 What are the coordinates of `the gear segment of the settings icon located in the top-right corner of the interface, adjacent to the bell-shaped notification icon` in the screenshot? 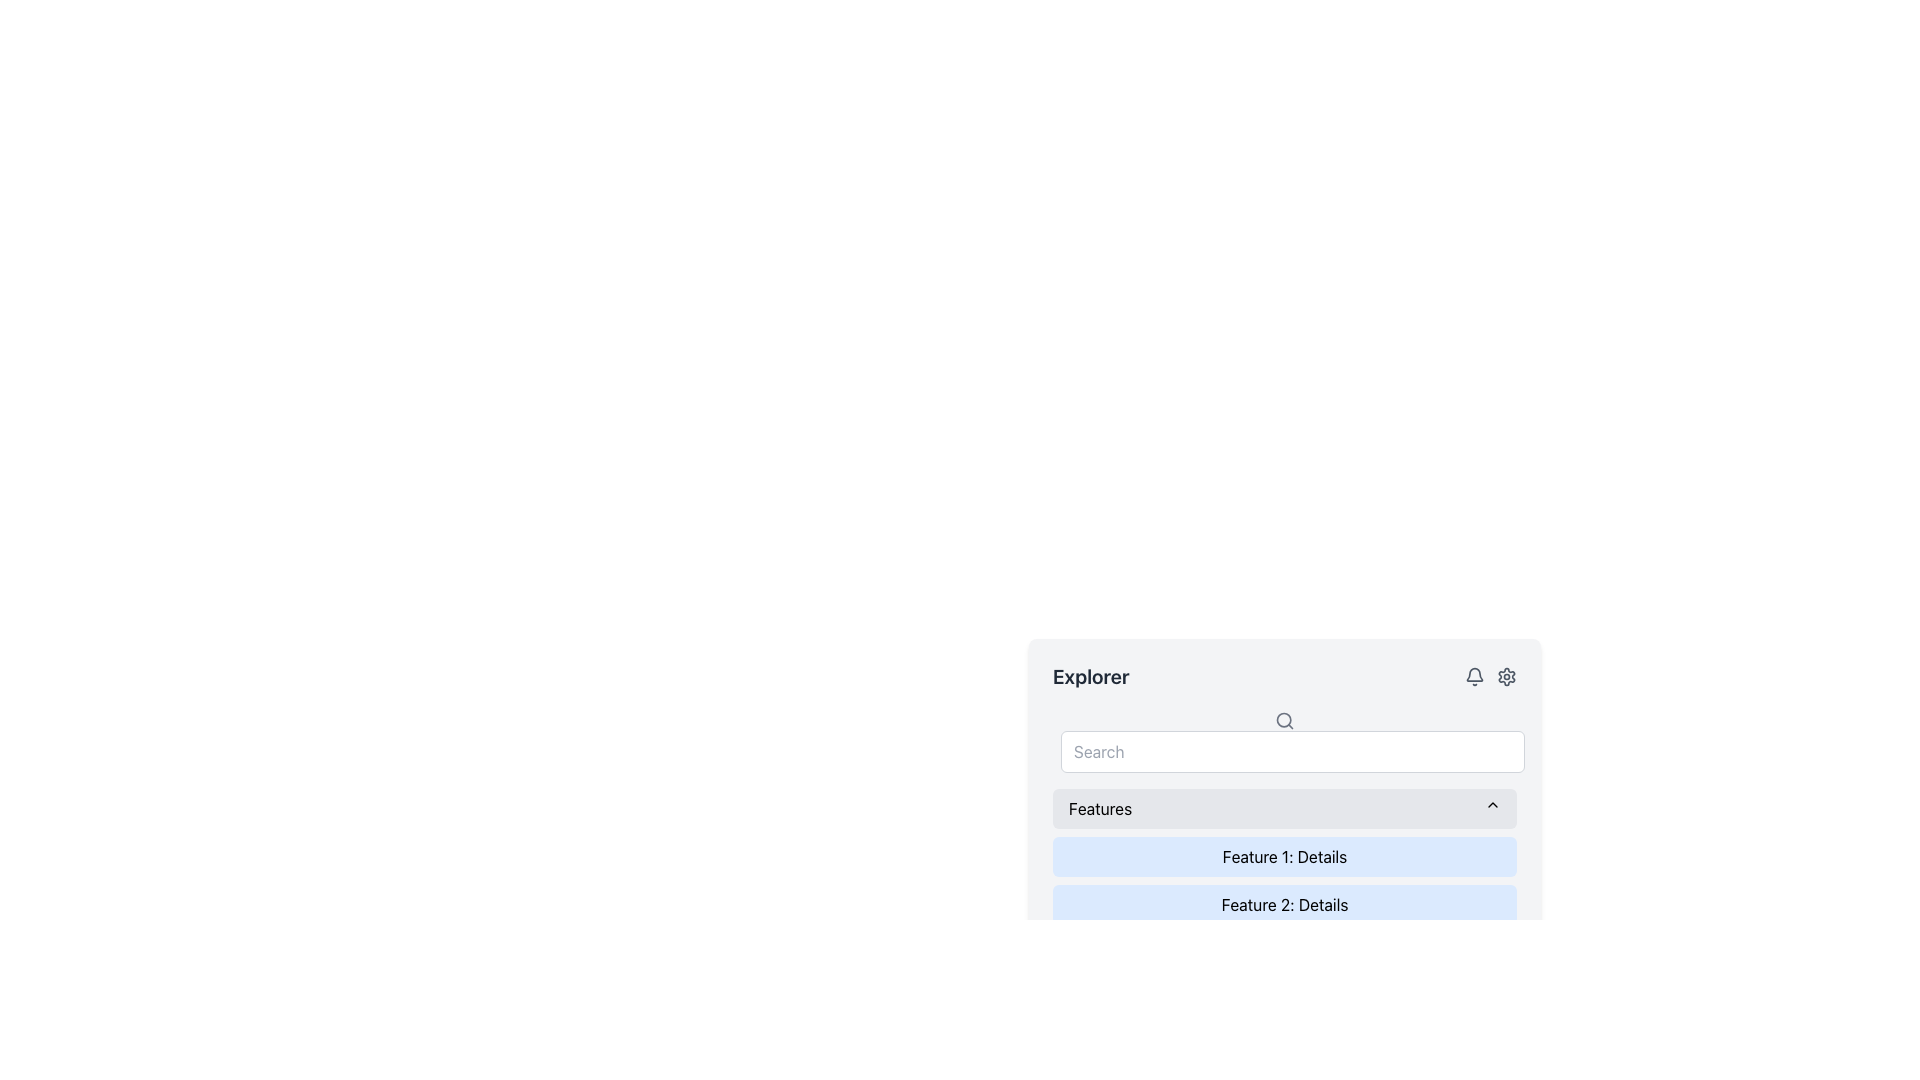 It's located at (1507, 676).